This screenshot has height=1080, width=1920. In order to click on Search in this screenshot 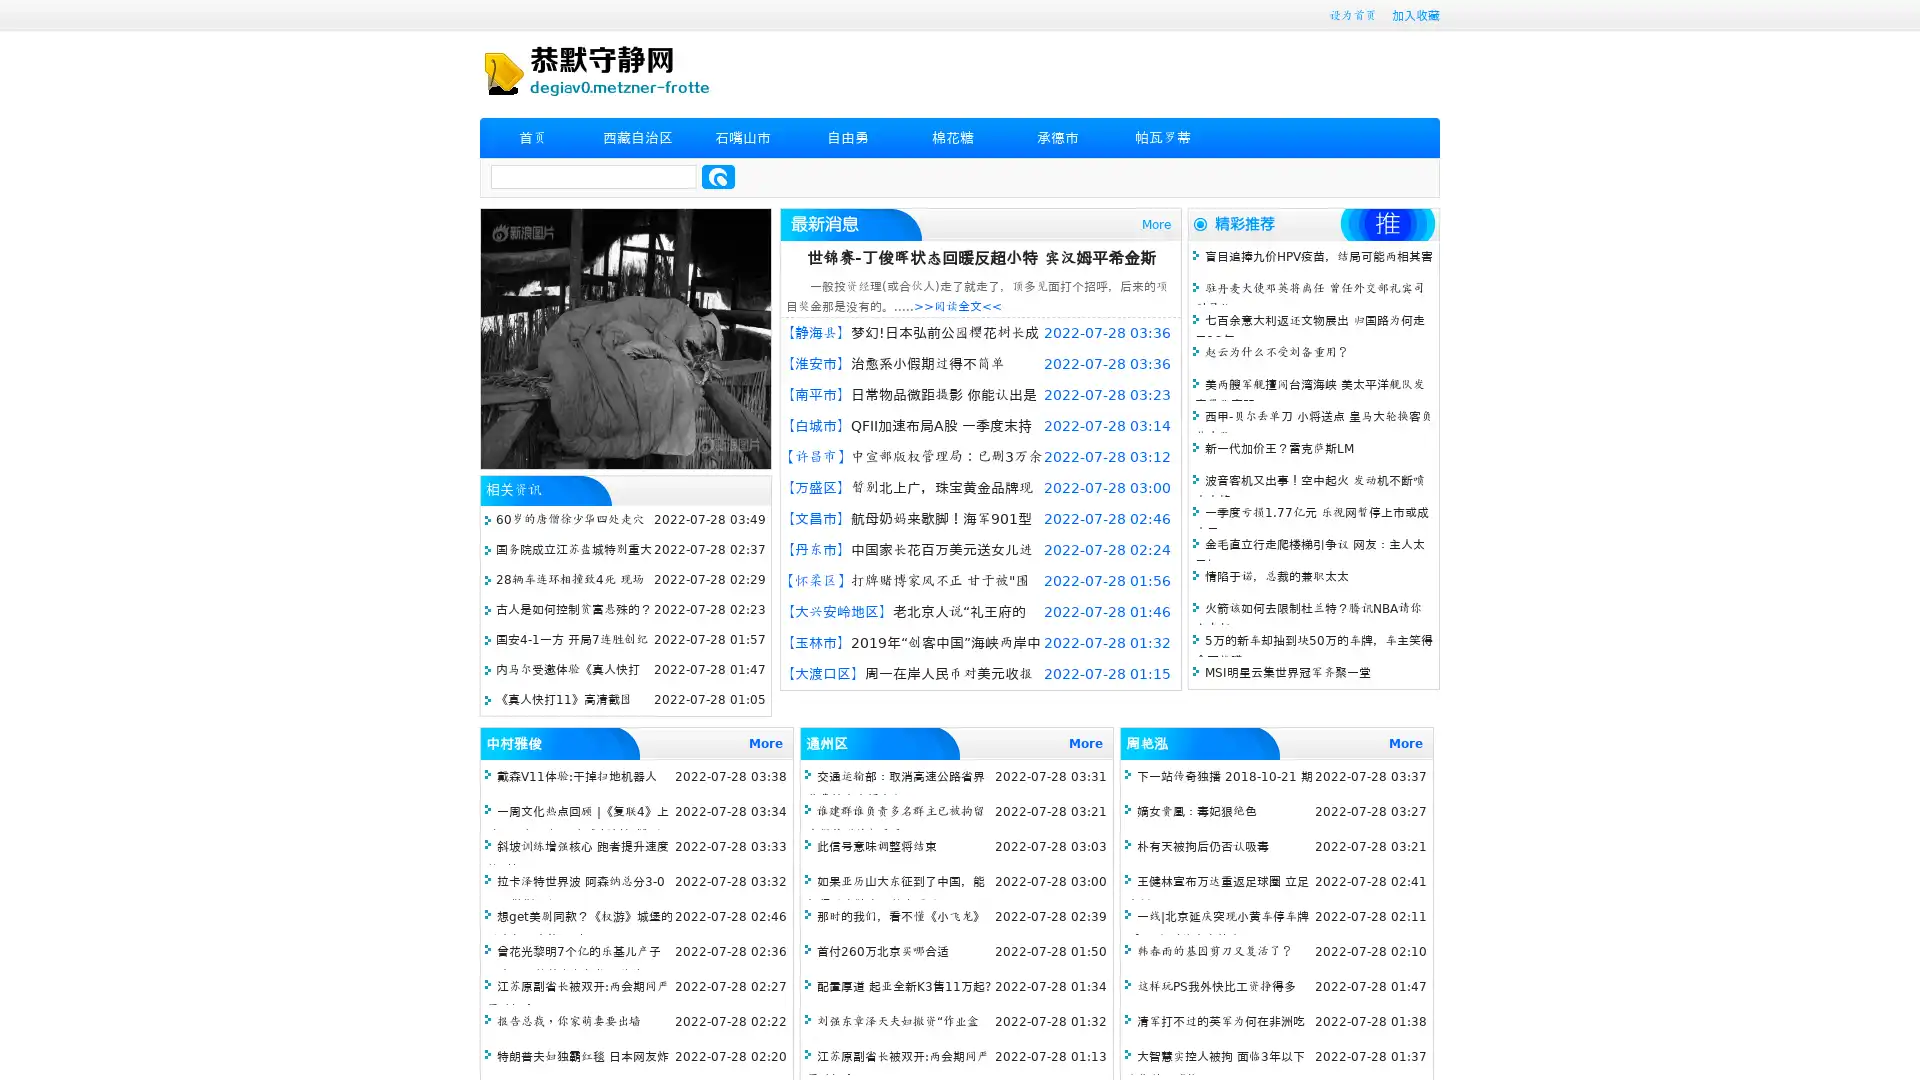, I will do `click(718, 176)`.